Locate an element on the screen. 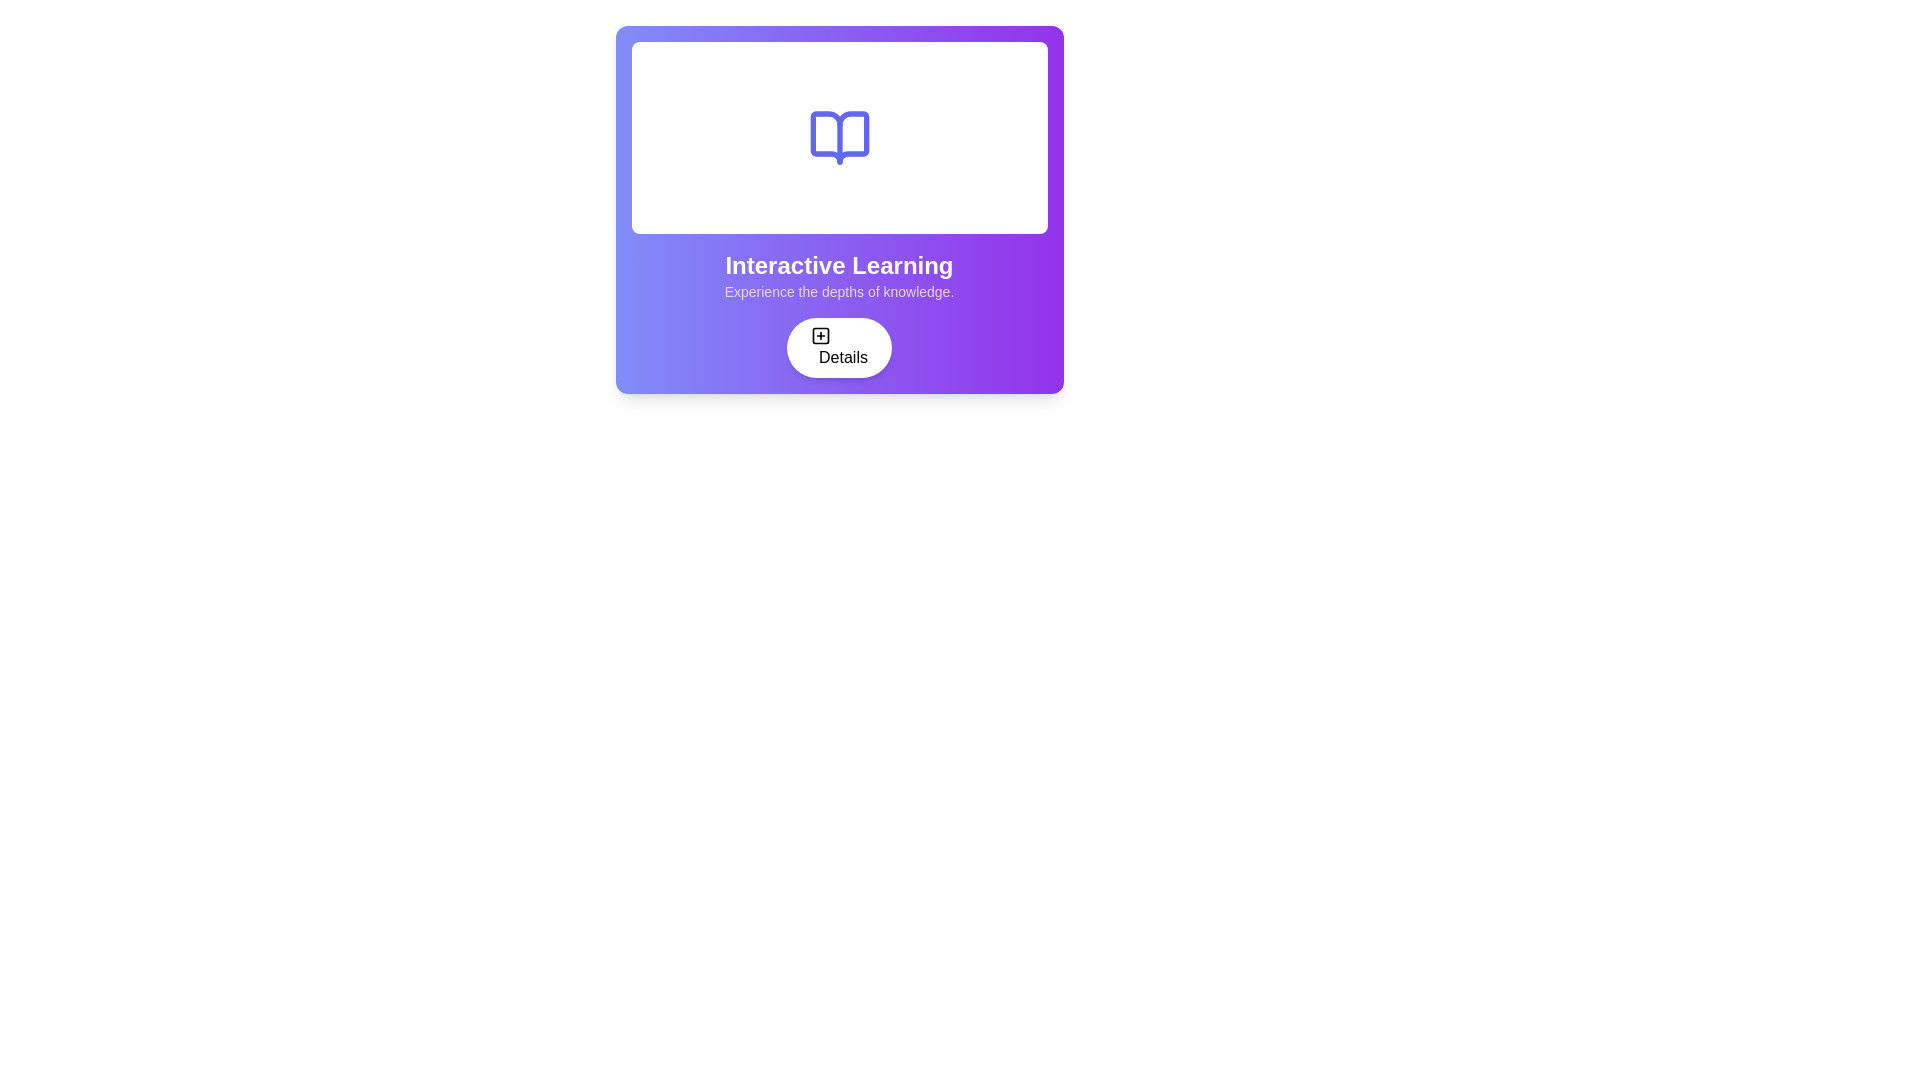 This screenshot has width=1920, height=1080. the rounded button labeled 'Details' with a plus sign icon is located at coordinates (839, 346).